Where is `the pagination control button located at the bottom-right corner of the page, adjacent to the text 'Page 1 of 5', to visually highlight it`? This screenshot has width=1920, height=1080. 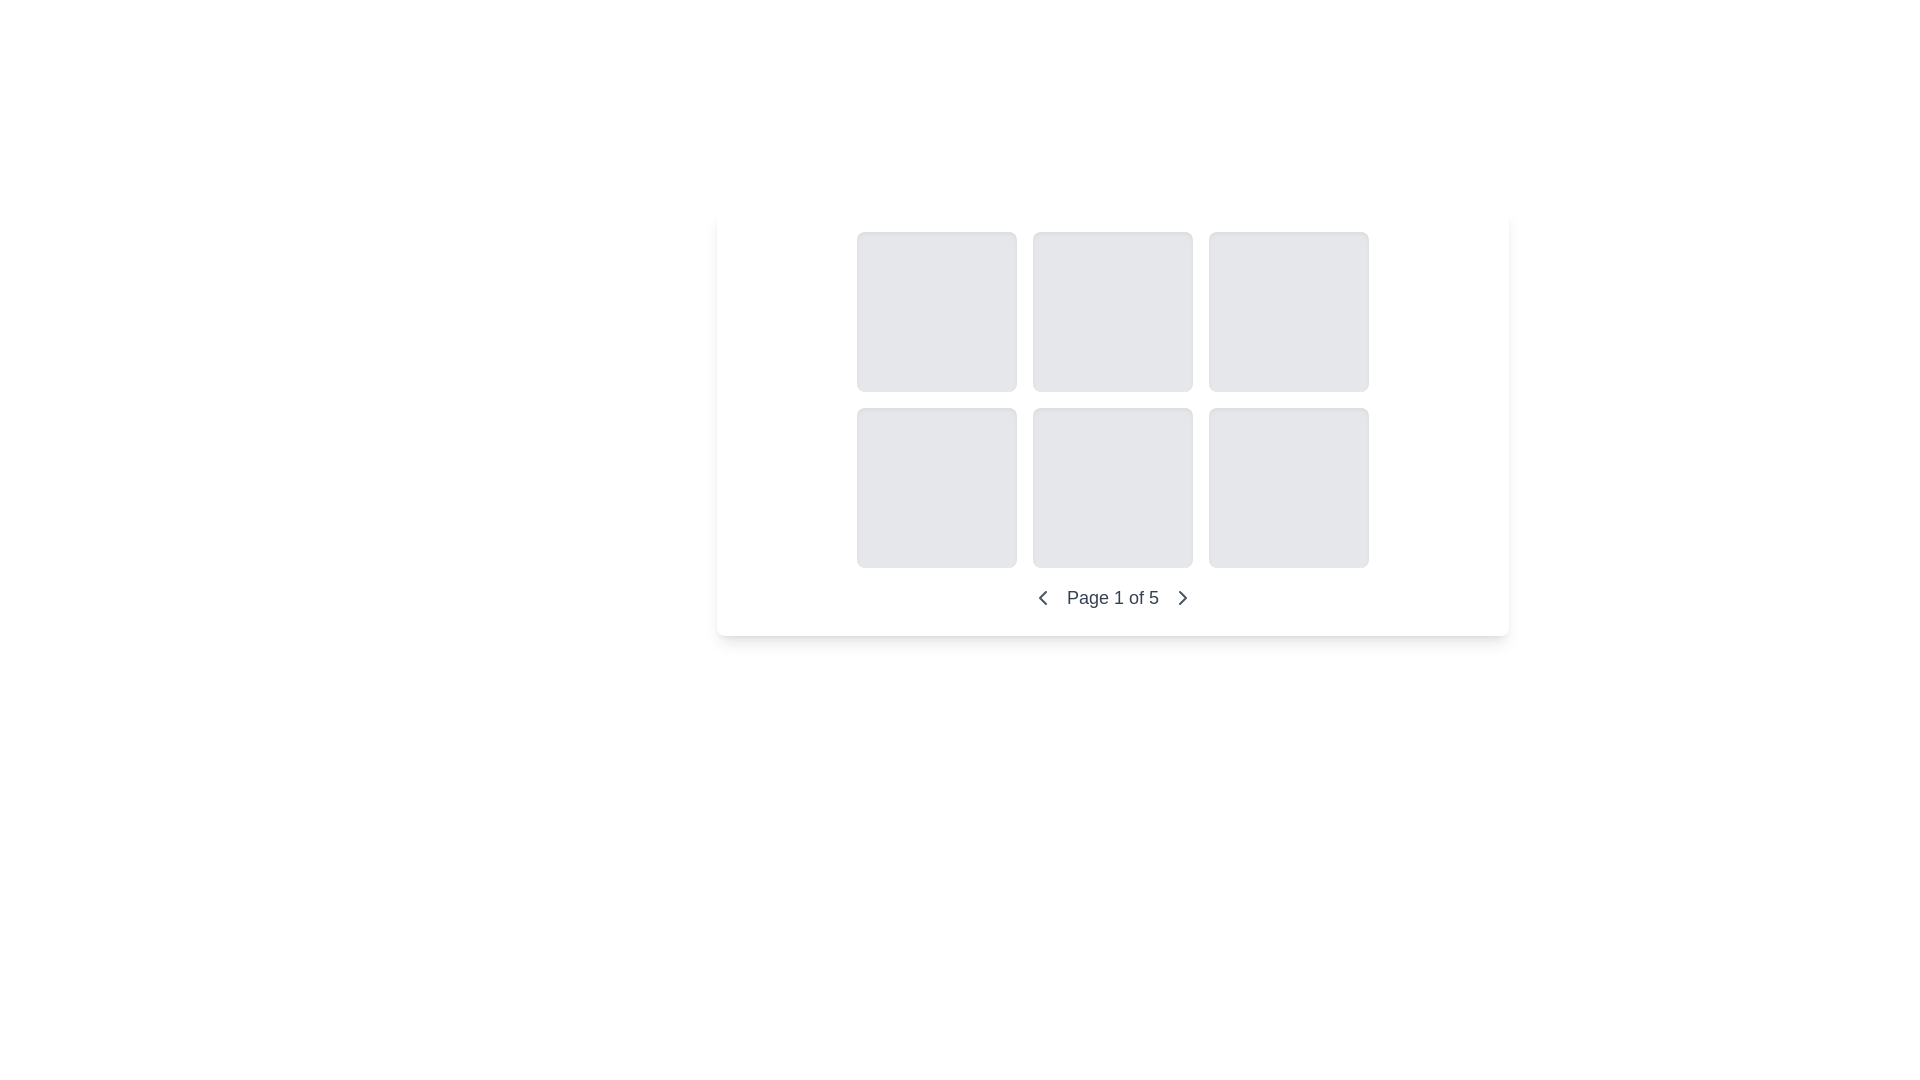
the pagination control button located at the bottom-right corner of the page, adjacent to the text 'Page 1 of 5', to visually highlight it is located at coordinates (1183, 596).